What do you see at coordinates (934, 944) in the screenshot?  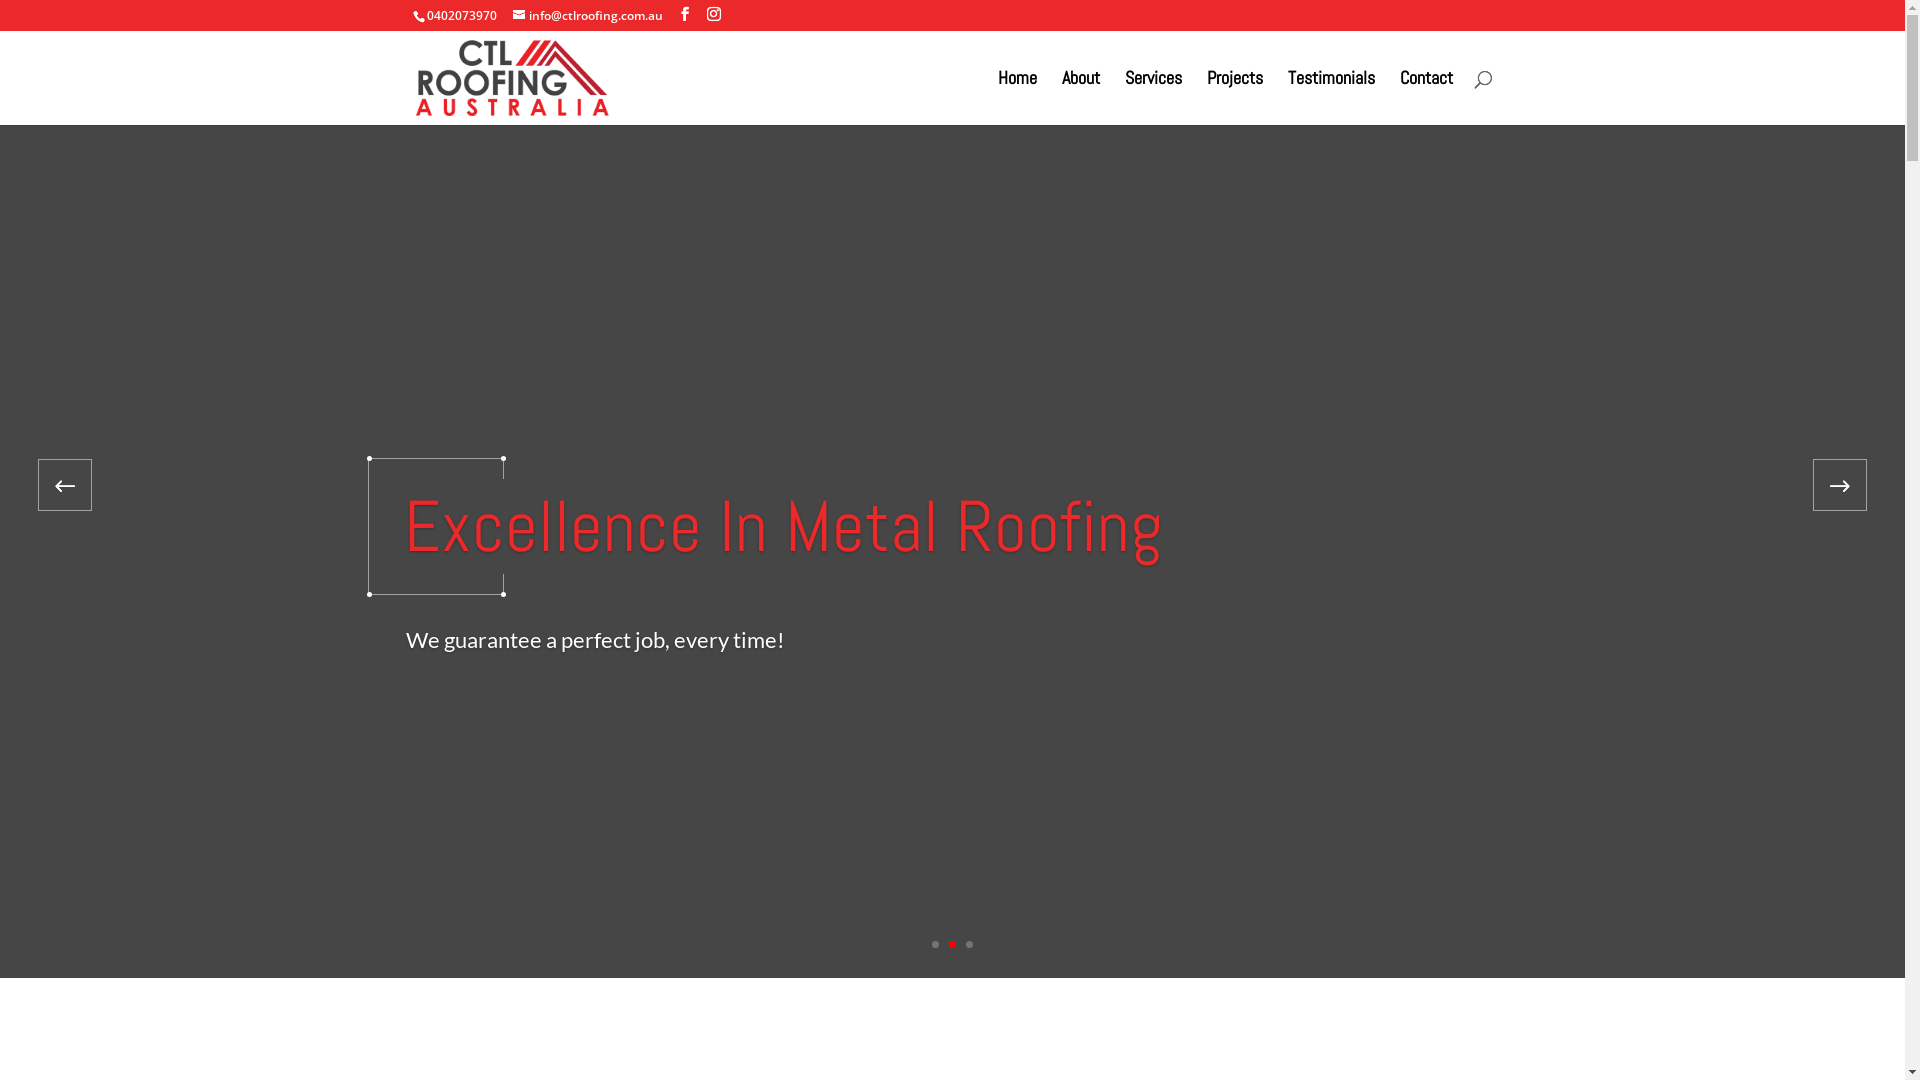 I see `'1'` at bounding box center [934, 944].